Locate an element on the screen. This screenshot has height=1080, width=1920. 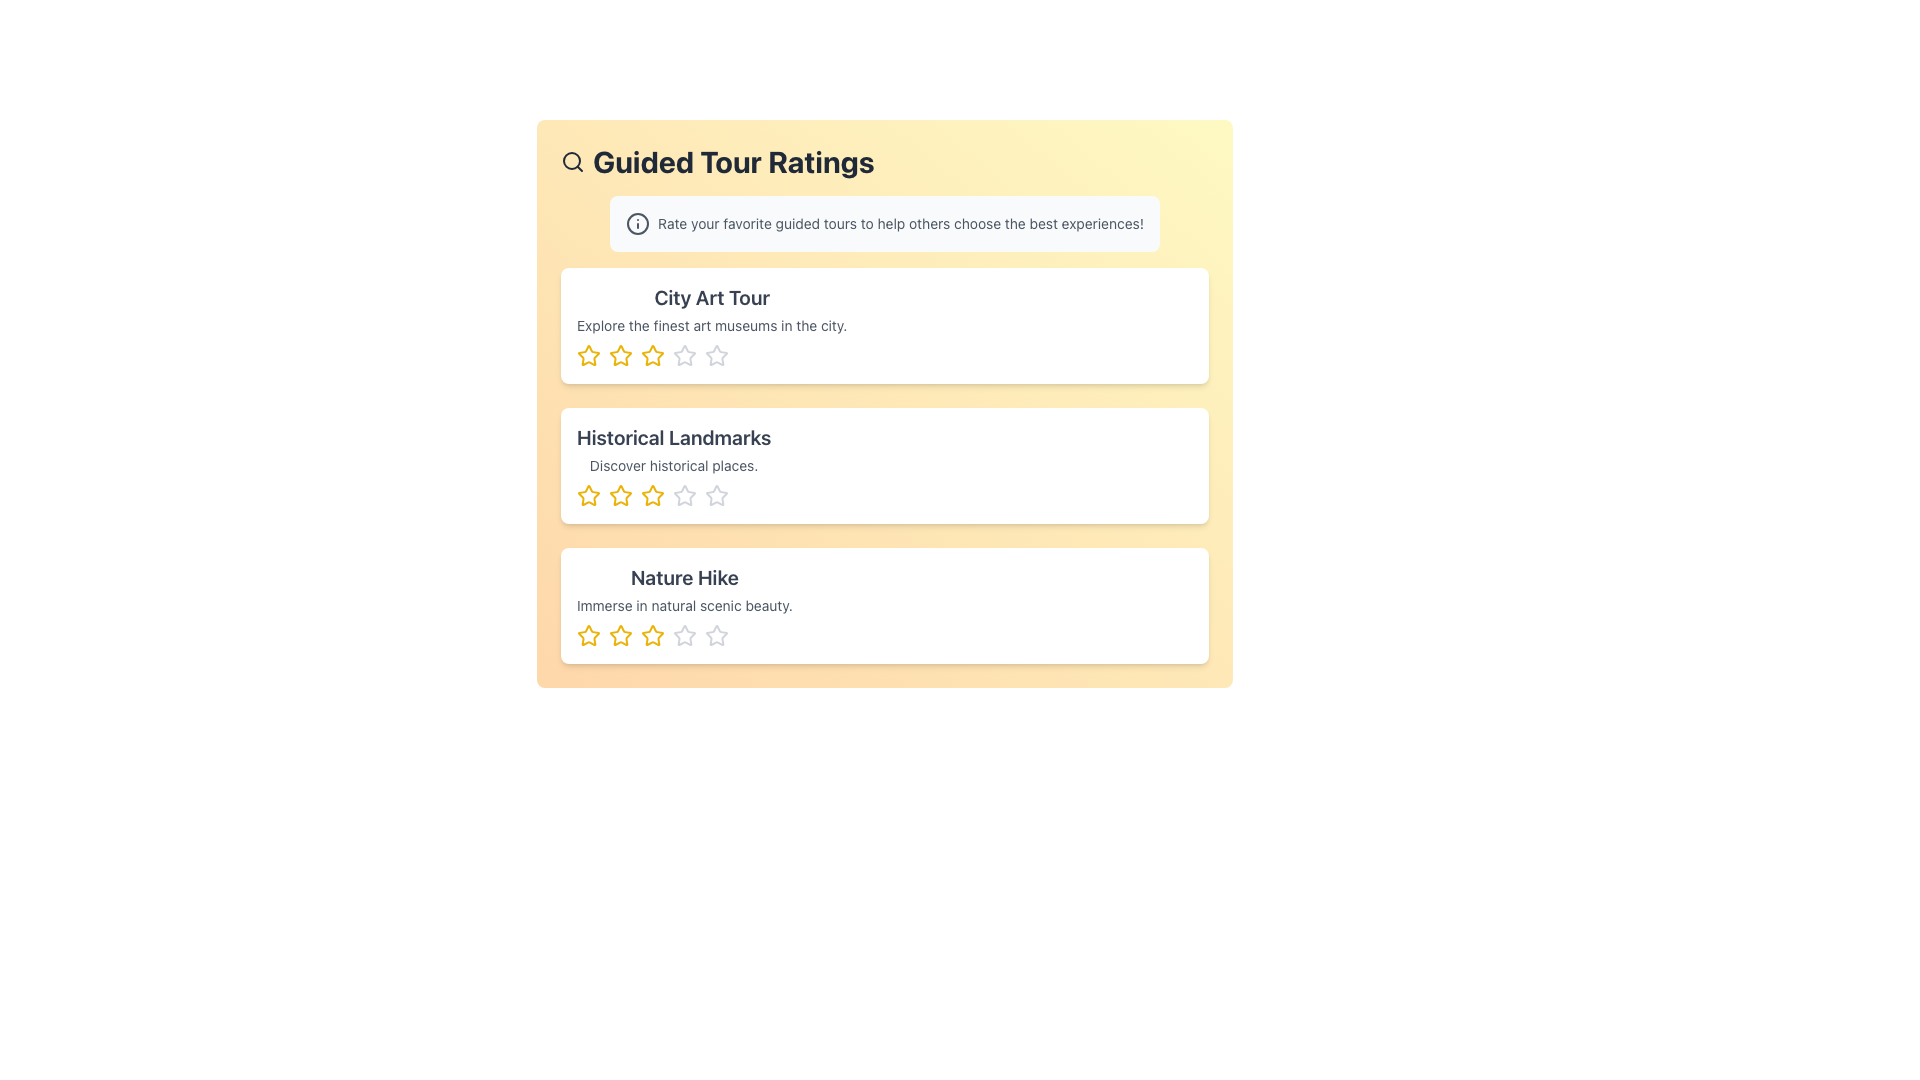
the second yellow star icon for the 'Historical Landmarks' rating option is located at coordinates (619, 495).